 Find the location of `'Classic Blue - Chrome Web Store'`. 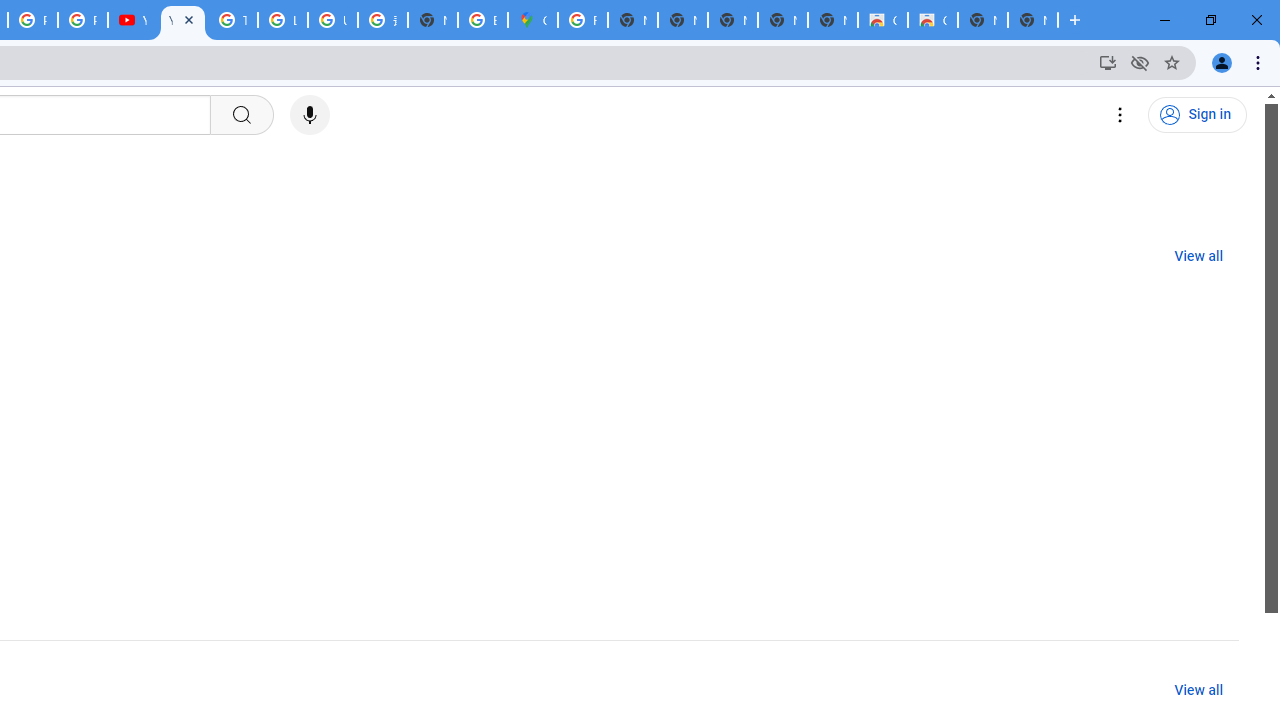

'Classic Blue - Chrome Web Store' is located at coordinates (881, 20).